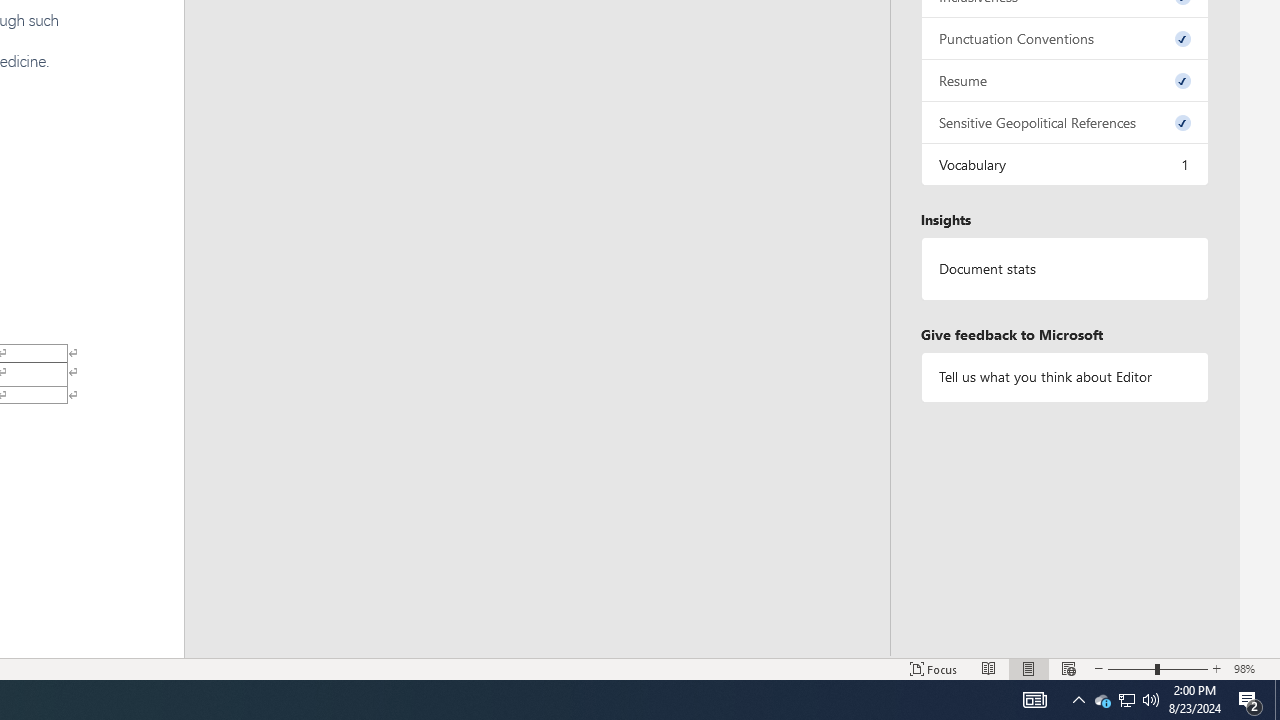 The image size is (1280, 720). Describe the element at coordinates (1063, 377) in the screenshot. I see `'Tell us what you think about Editor'` at that location.